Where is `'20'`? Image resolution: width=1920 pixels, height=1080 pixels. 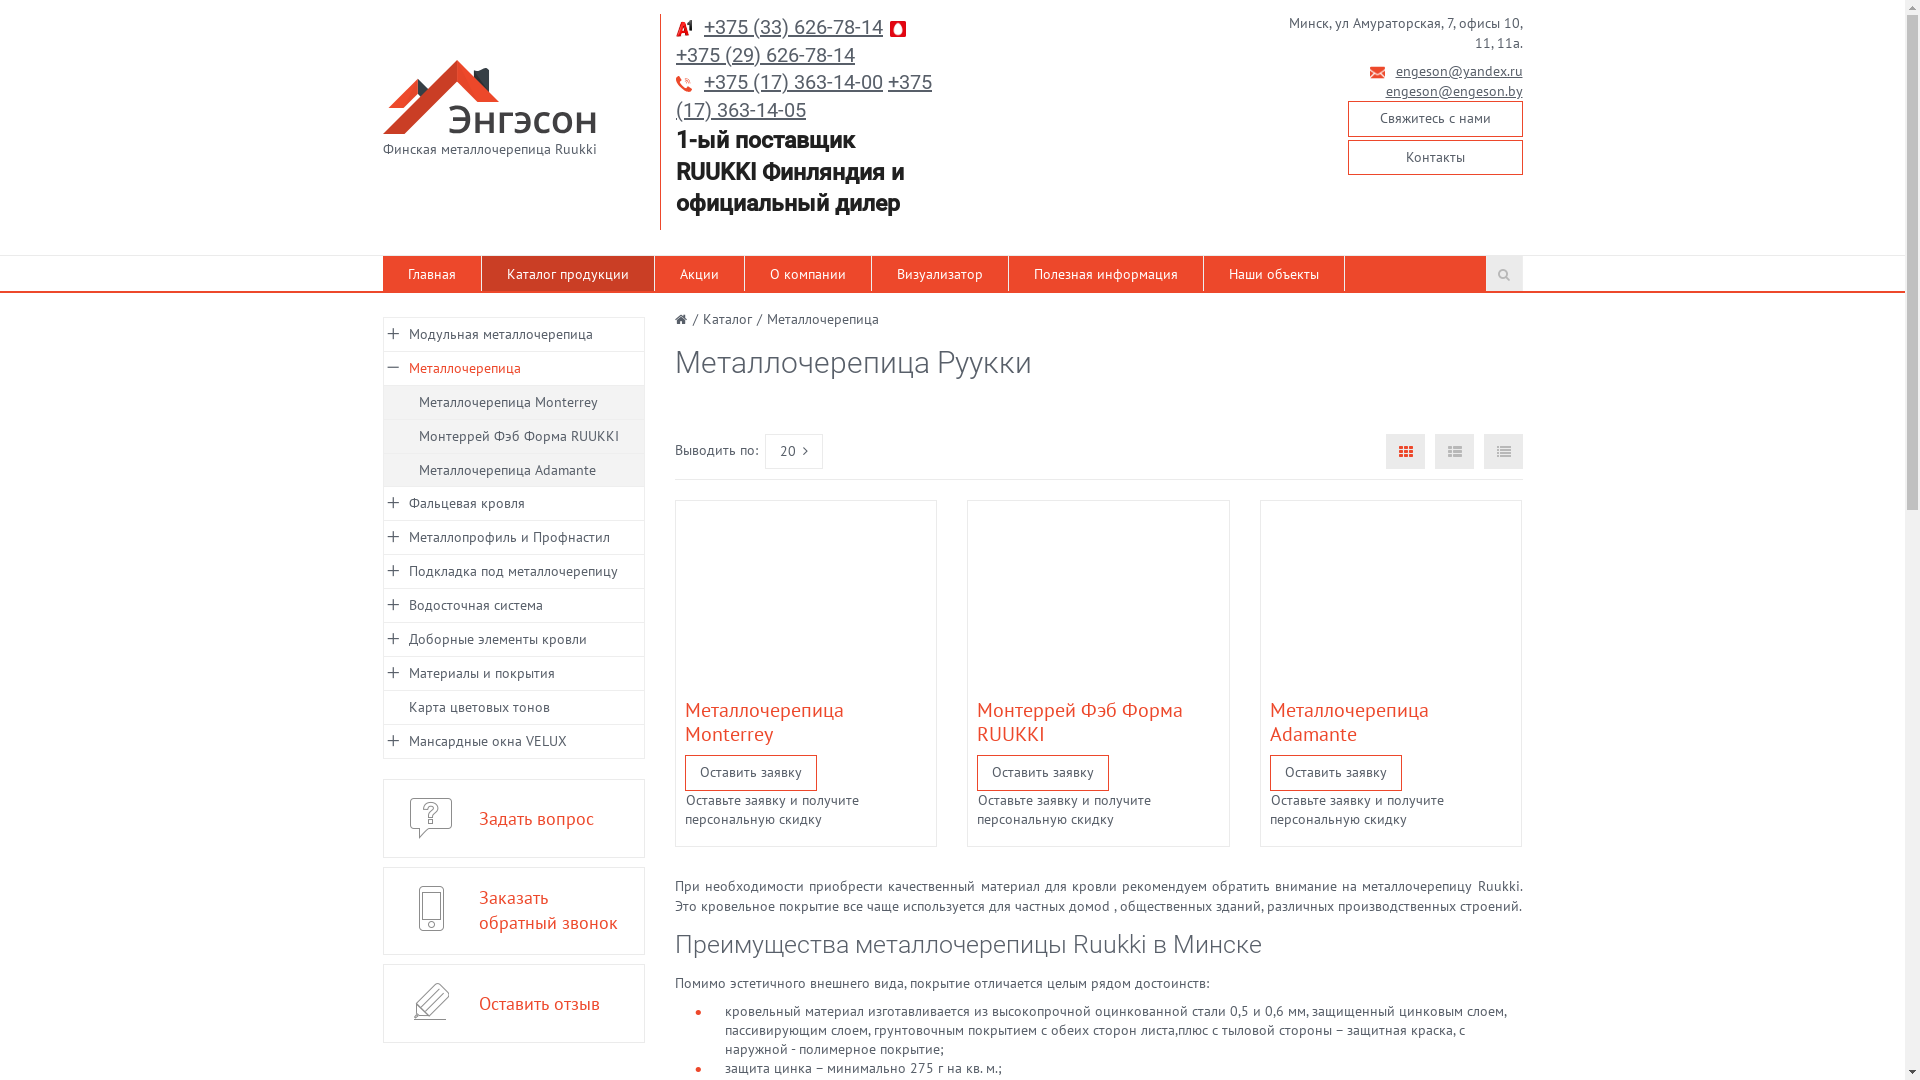
'20' is located at coordinates (792, 451).